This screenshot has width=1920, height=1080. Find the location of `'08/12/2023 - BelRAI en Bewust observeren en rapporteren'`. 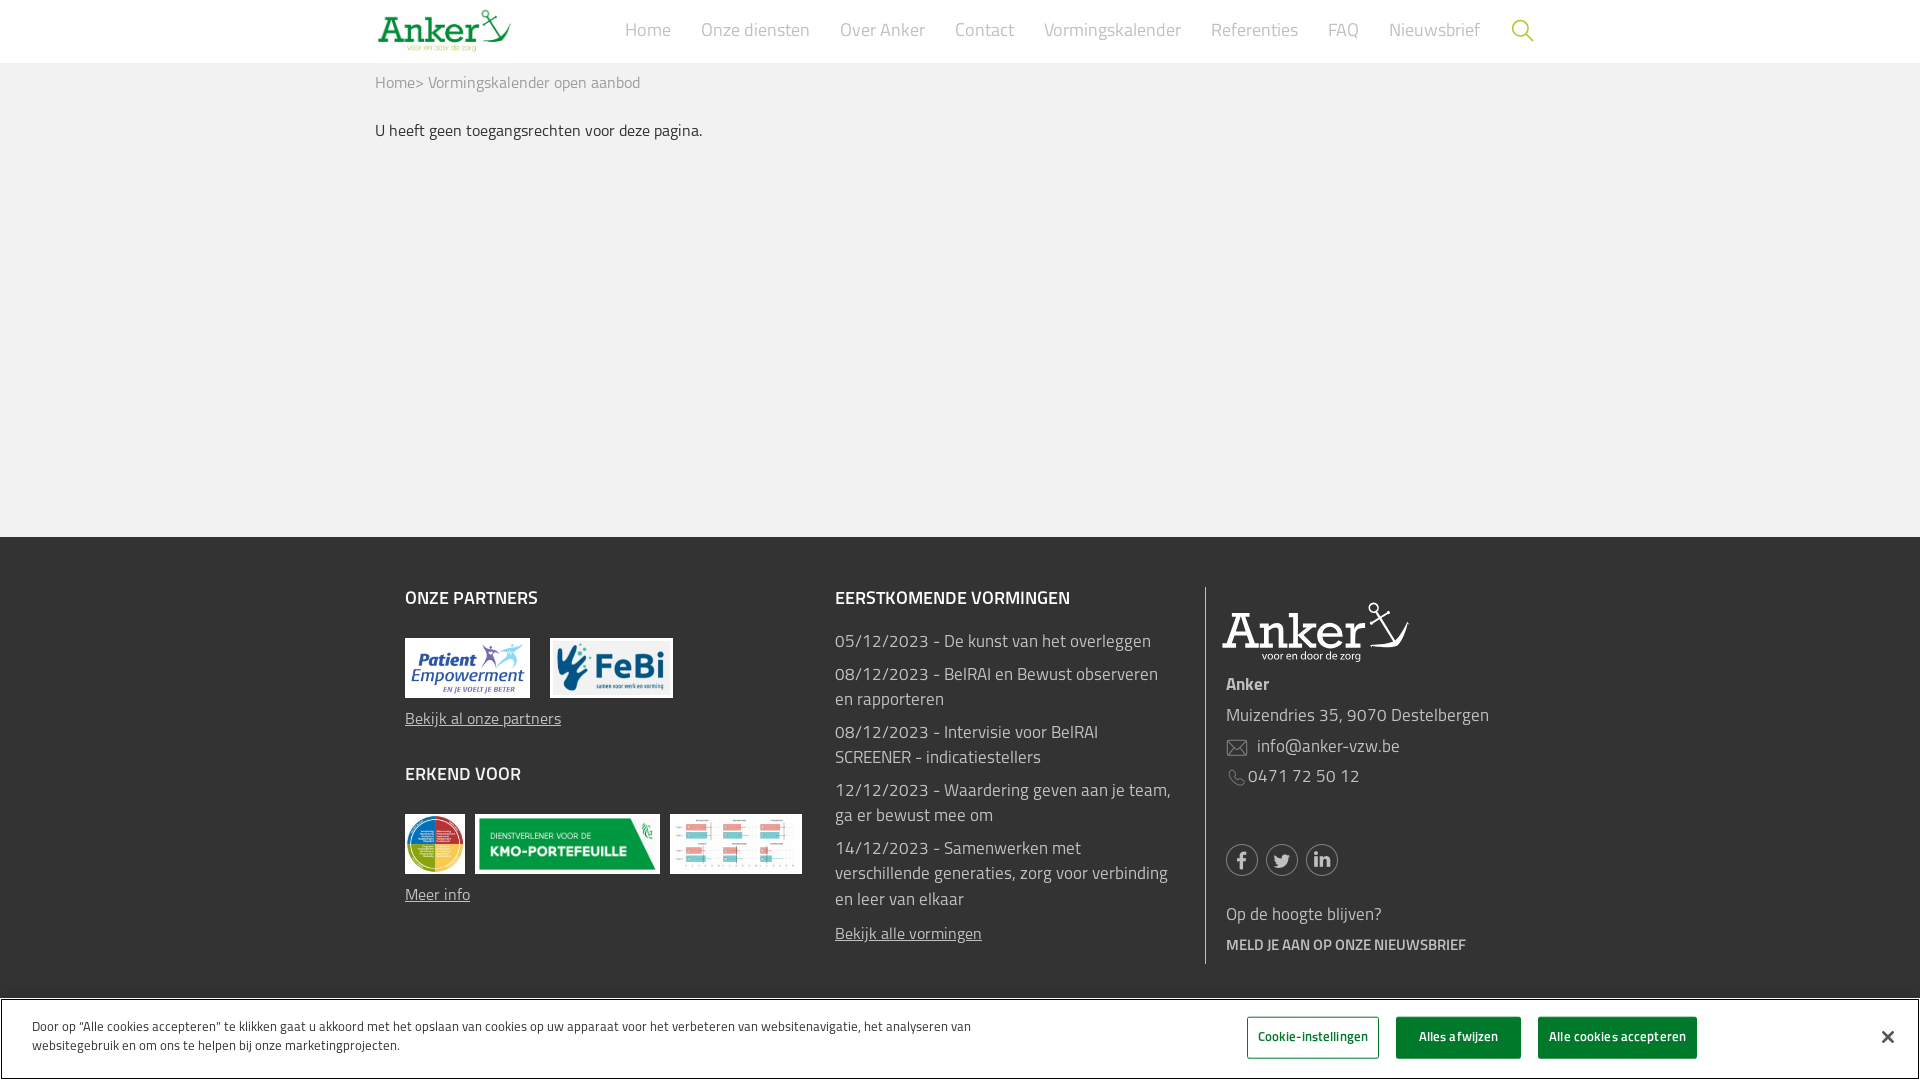

'08/12/2023 - BelRAI en Bewust observeren en rapporteren' is located at coordinates (1004, 686).